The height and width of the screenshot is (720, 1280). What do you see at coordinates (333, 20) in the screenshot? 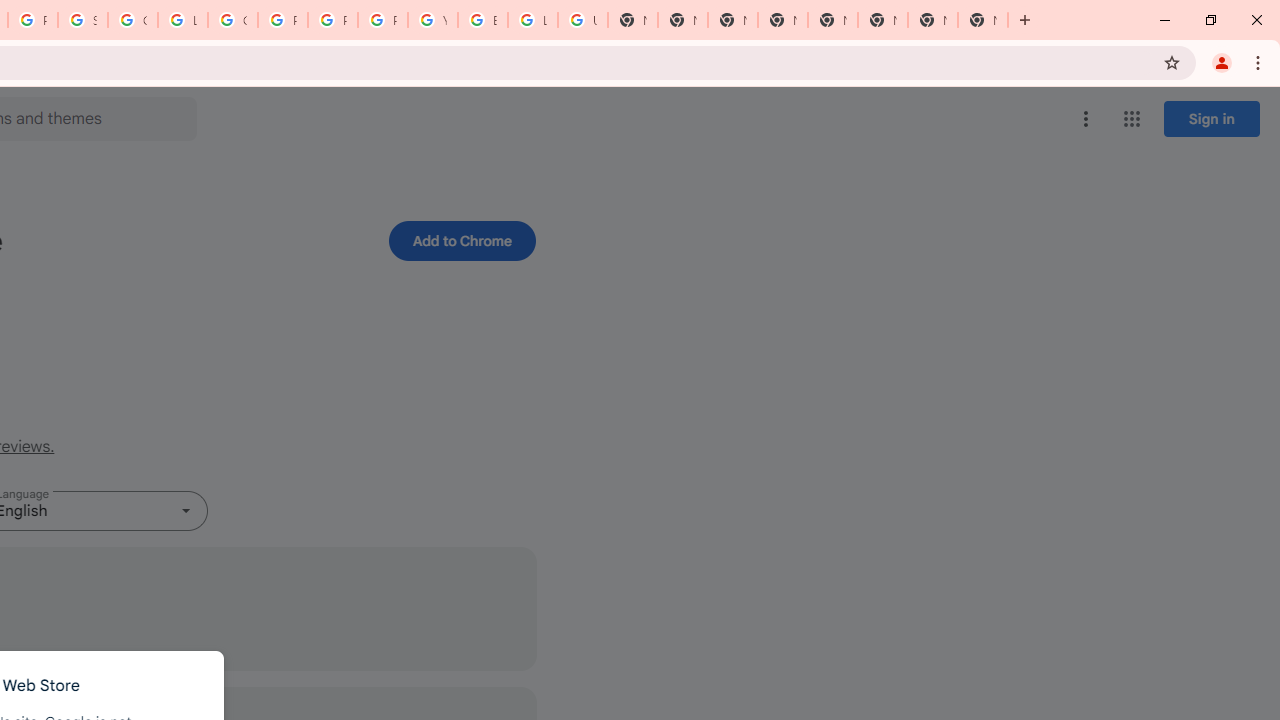
I see `'Privacy Help Center - Policies Help'` at bounding box center [333, 20].